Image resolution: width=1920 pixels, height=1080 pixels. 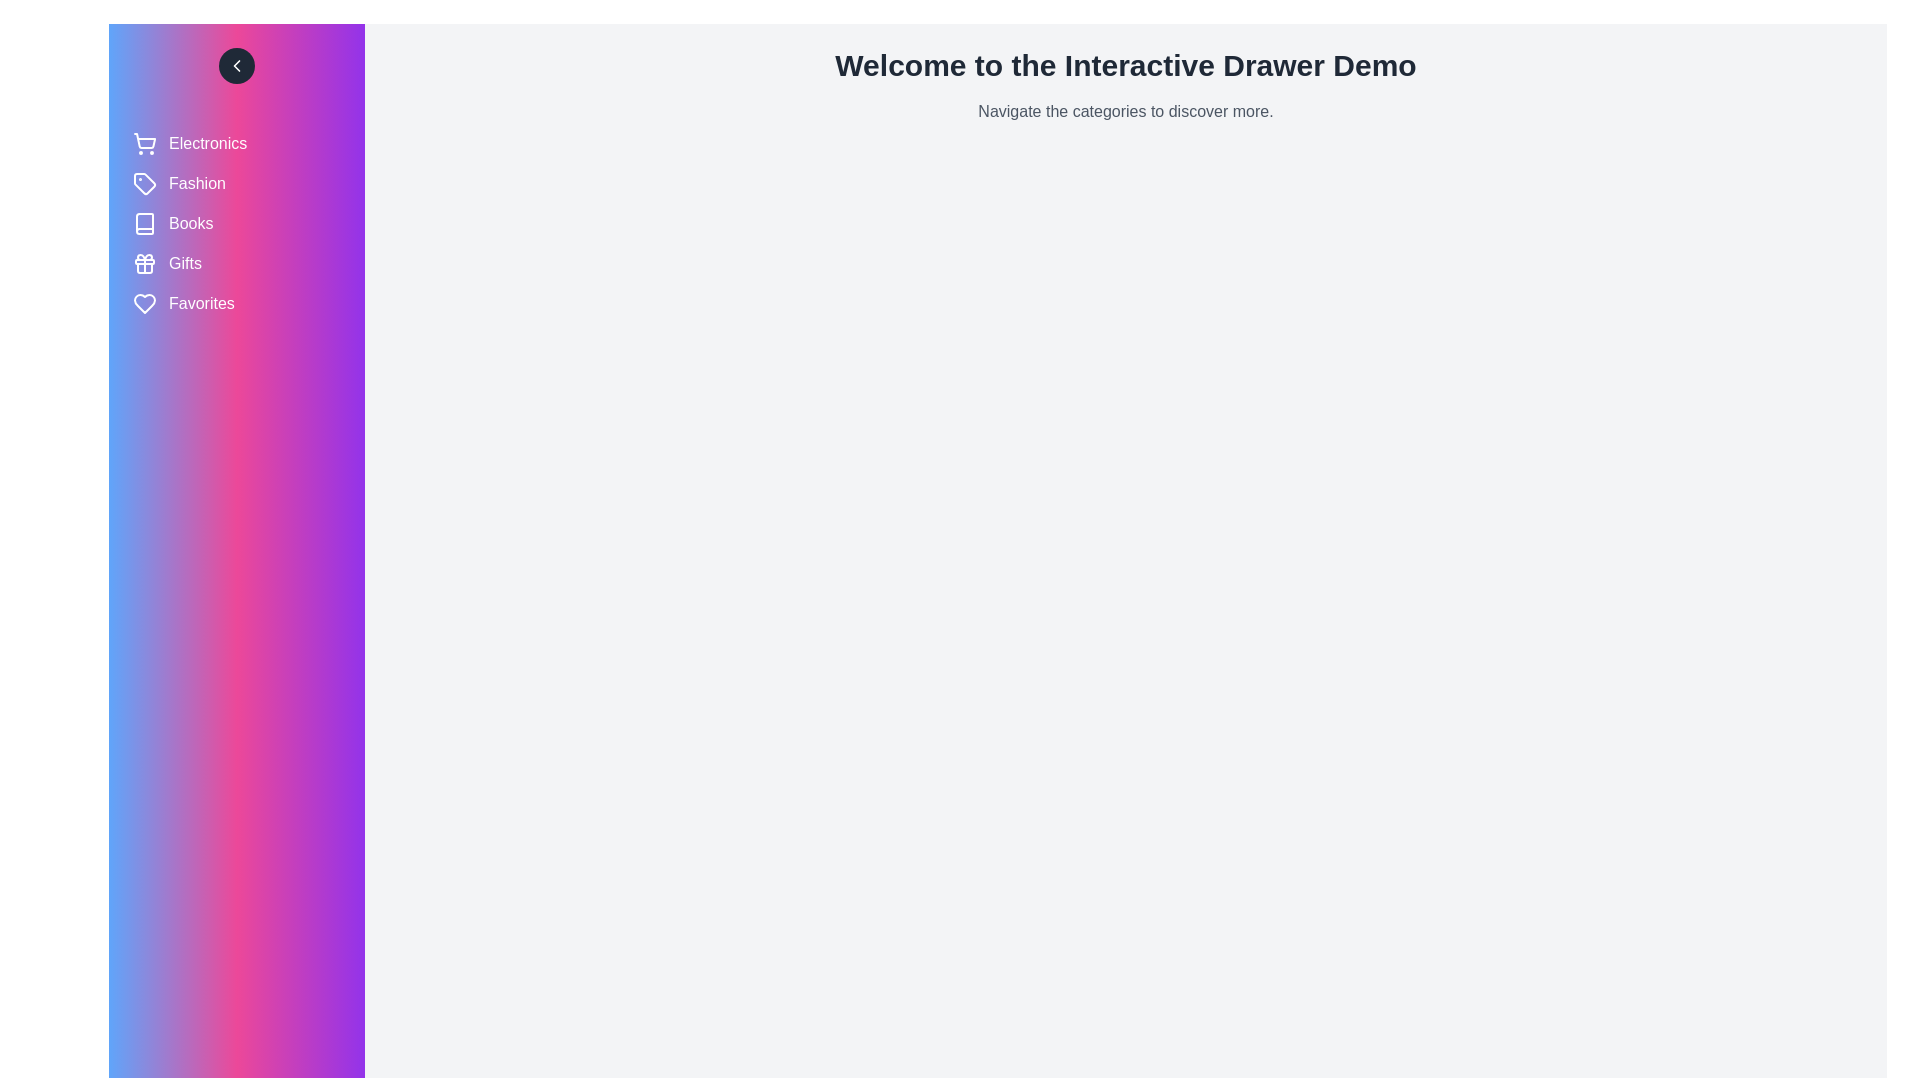 What do you see at coordinates (236, 142) in the screenshot?
I see `the category Electronics to observe its hover effect` at bounding box center [236, 142].